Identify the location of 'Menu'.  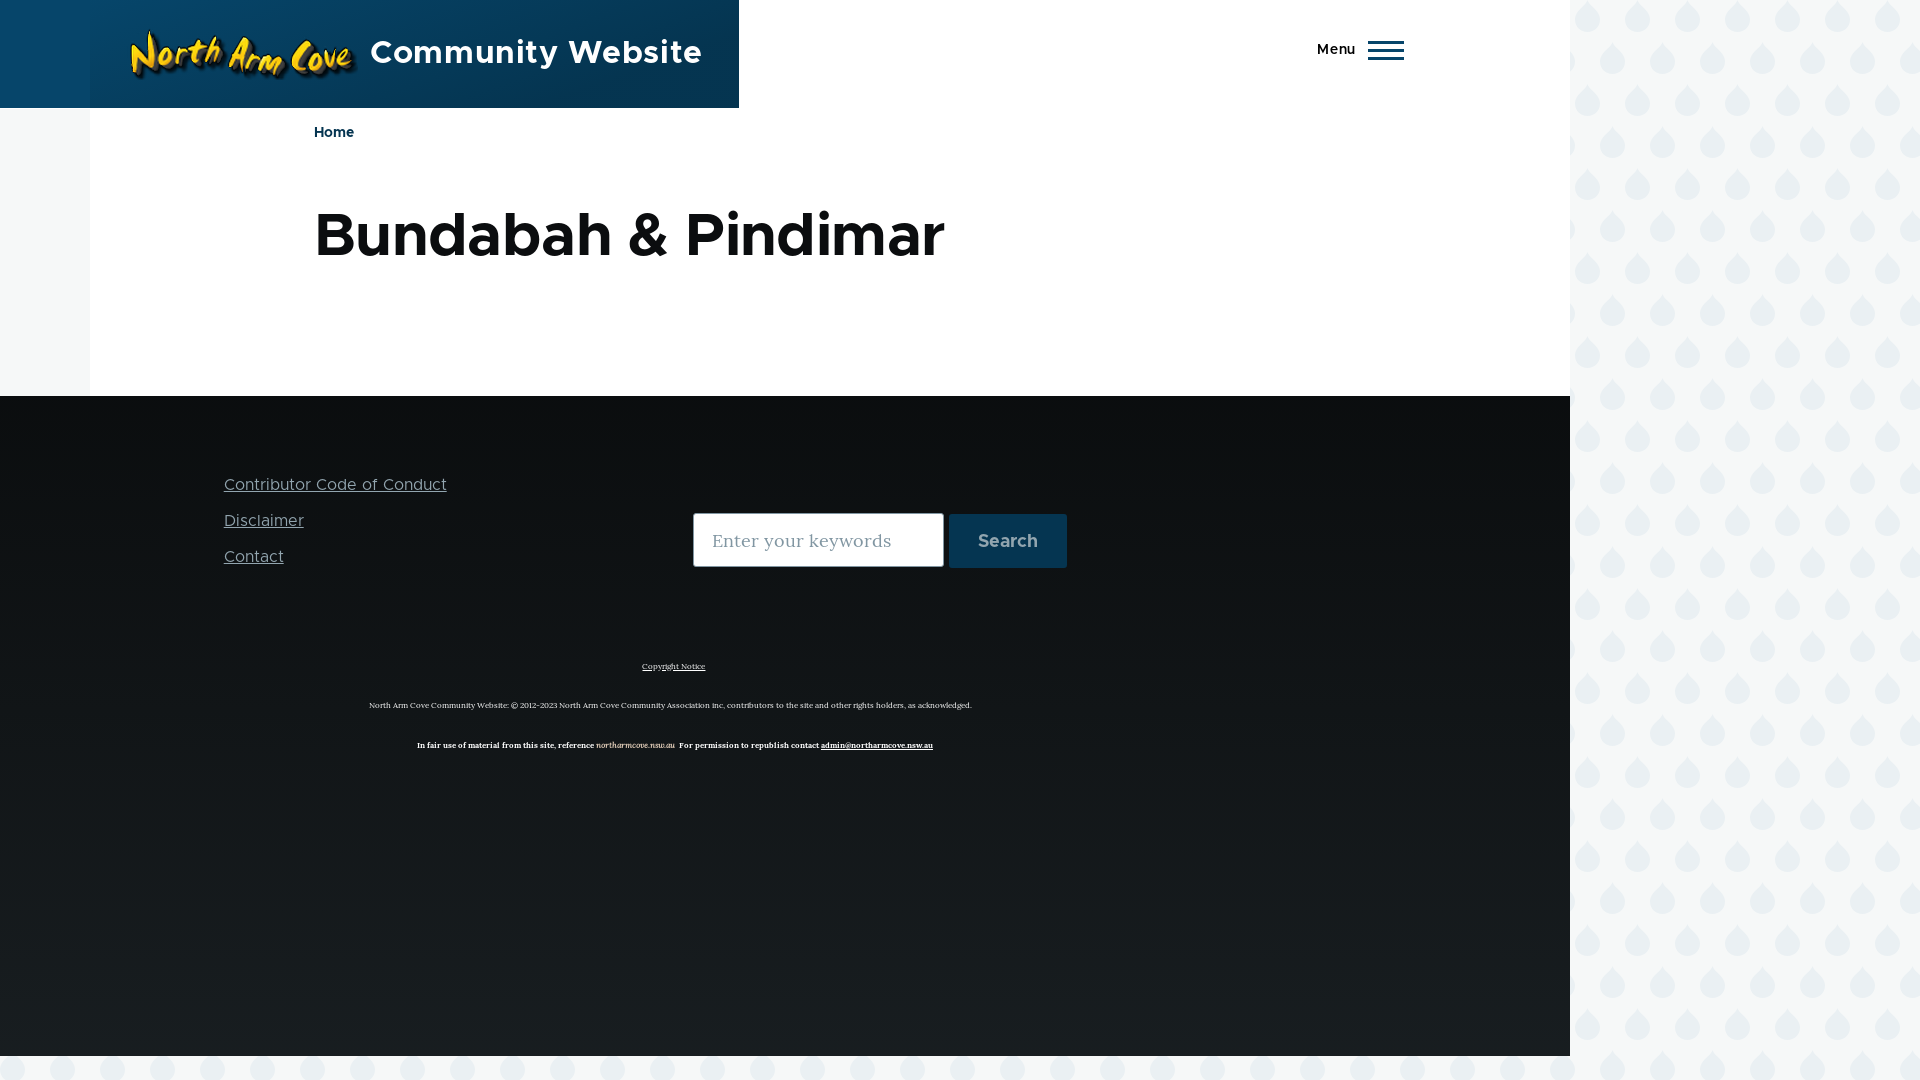
(1354, 49).